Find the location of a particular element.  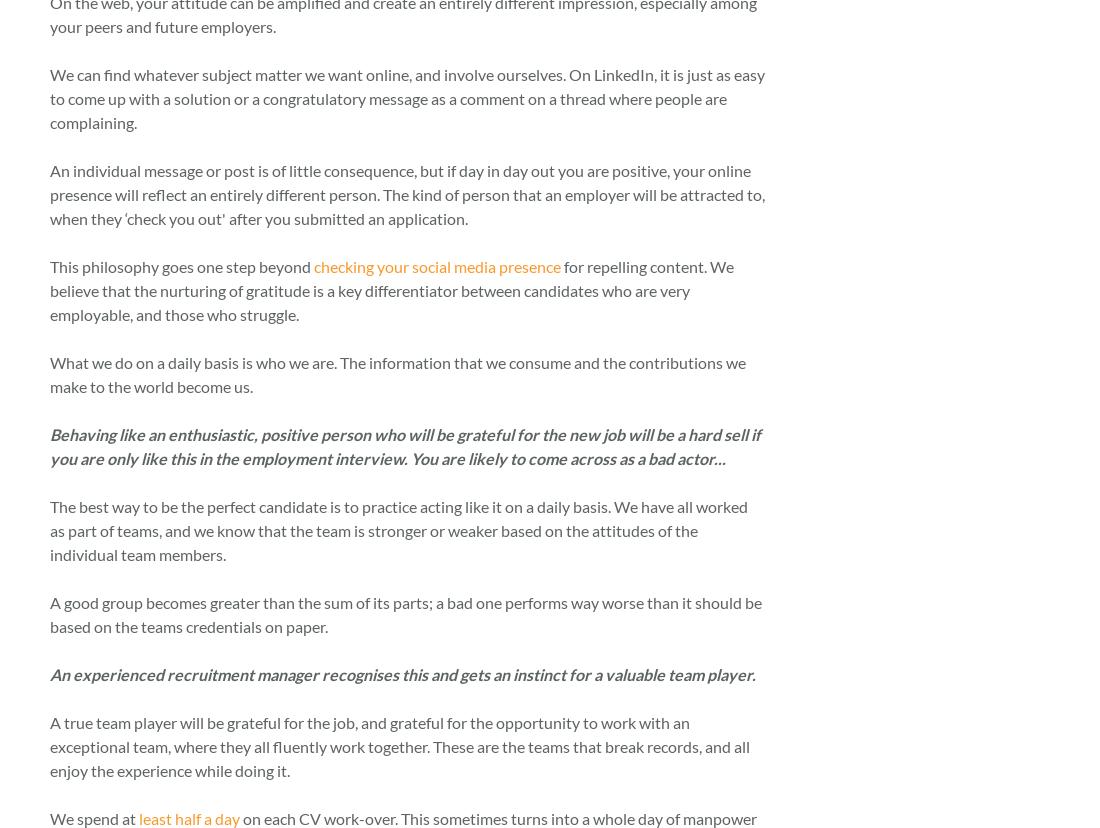

'for repelling content. We believe that the nurturing of gratitude is a key differentiator between candidates who are very employable, and those who struggle.' is located at coordinates (392, 289).